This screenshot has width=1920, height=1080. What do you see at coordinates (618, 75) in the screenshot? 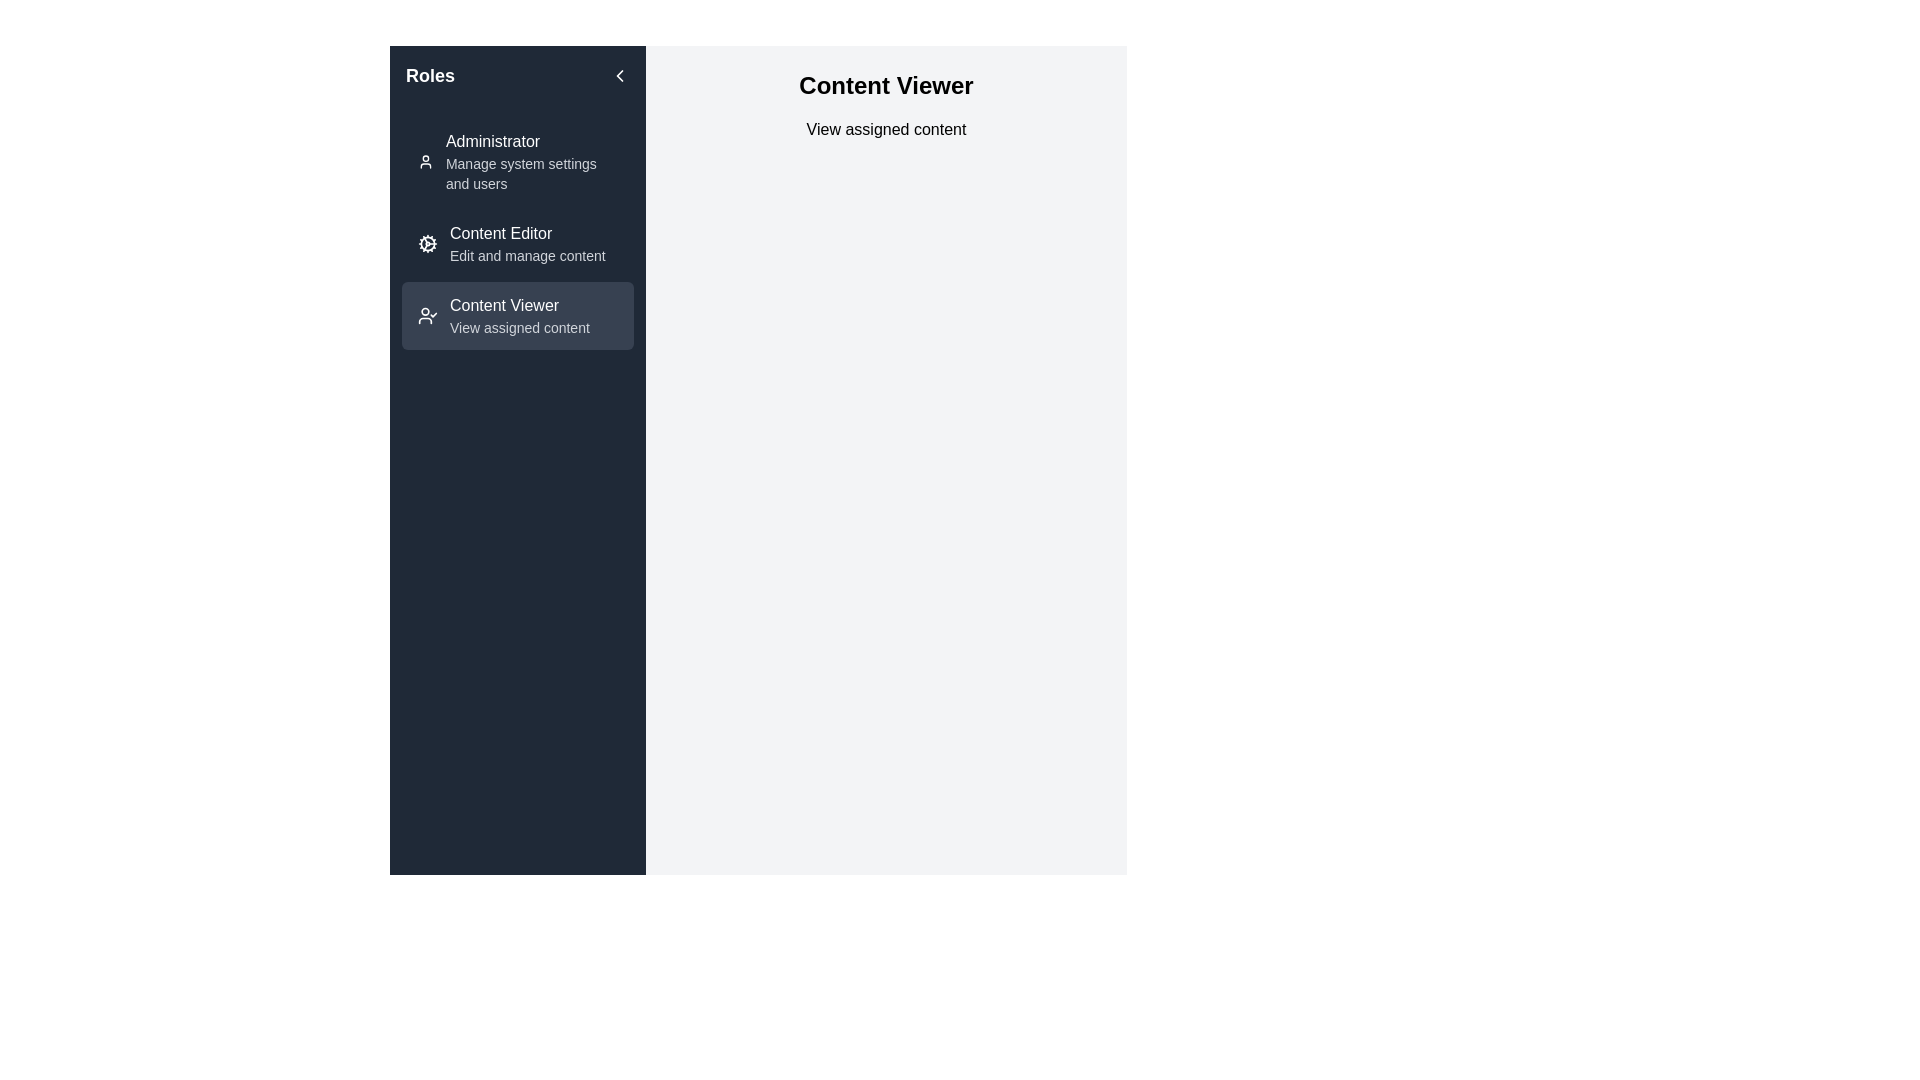
I see `the arrow icon in the upper-right quadrant of the dark-themed sidebar` at bounding box center [618, 75].